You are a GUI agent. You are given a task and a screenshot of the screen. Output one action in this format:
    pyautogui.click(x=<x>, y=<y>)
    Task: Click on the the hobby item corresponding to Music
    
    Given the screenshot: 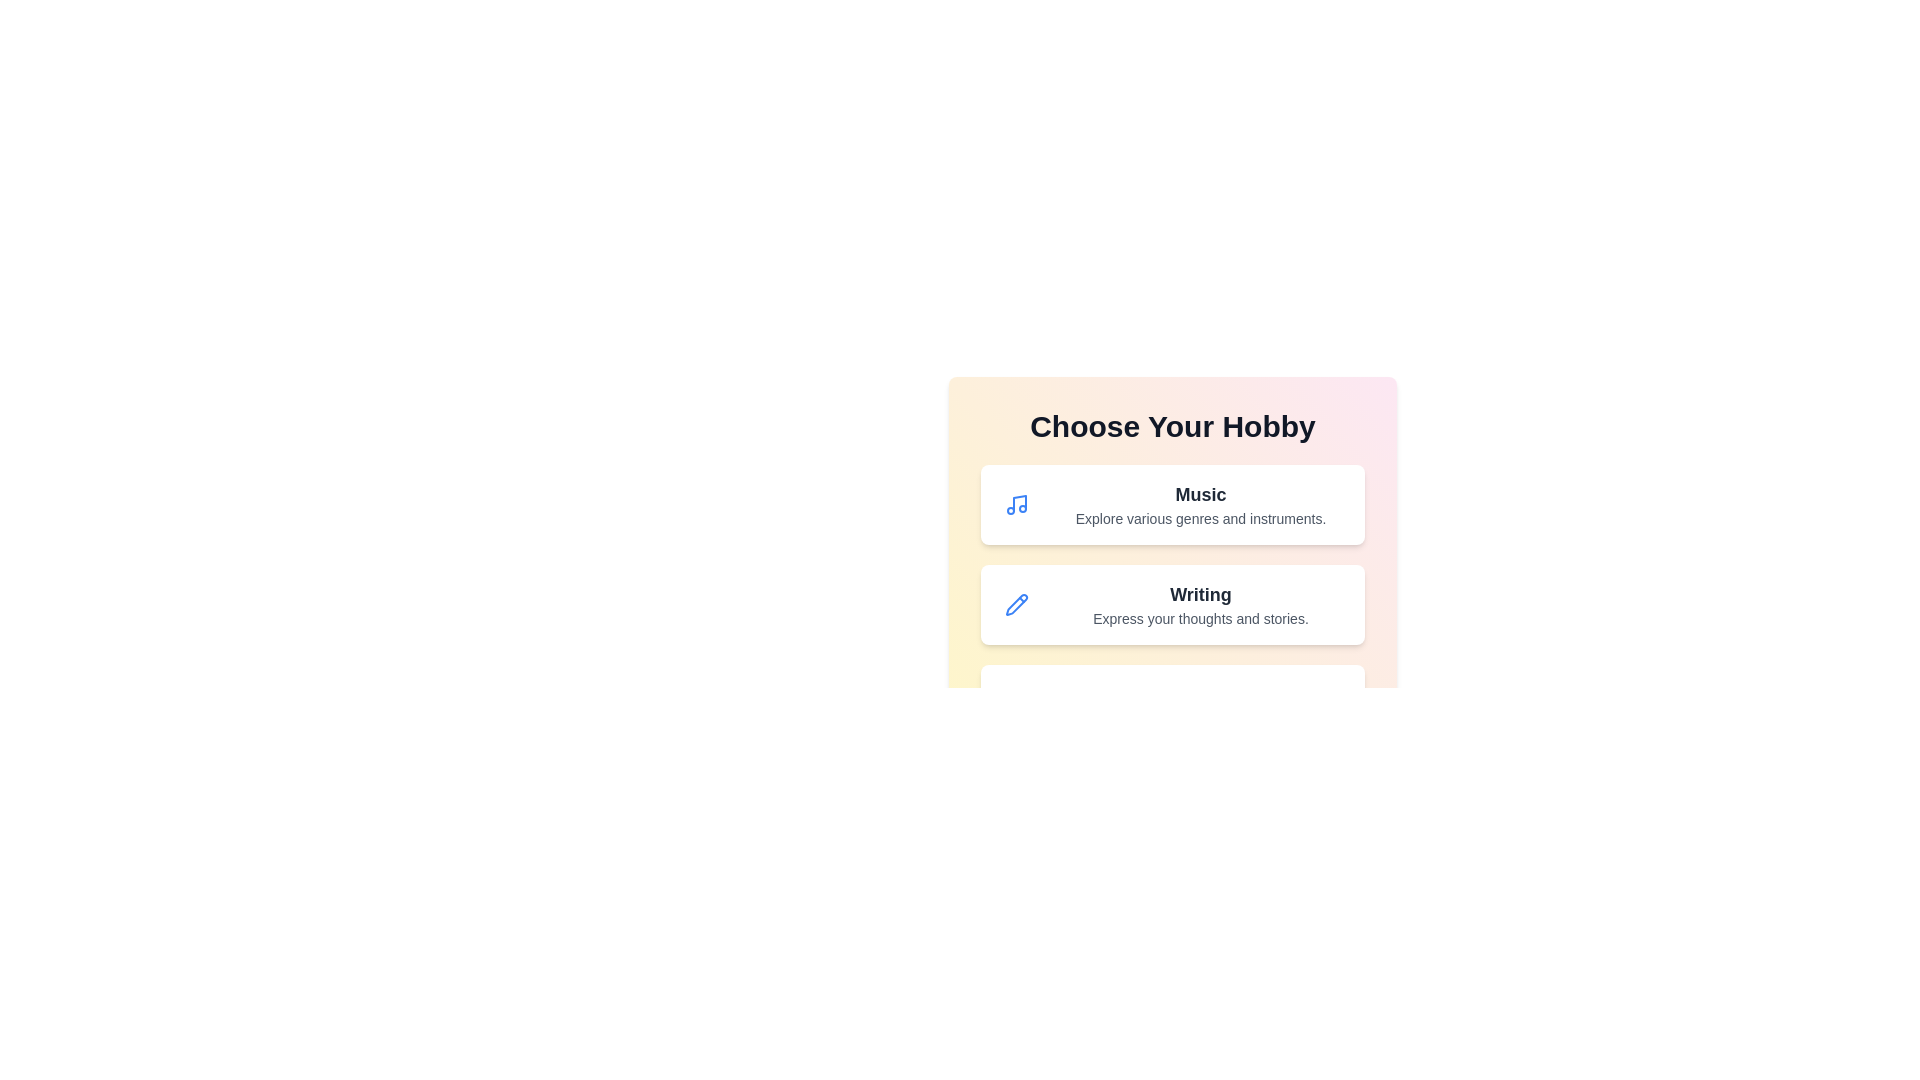 What is the action you would take?
    pyautogui.click(x=1172, y=504)
    